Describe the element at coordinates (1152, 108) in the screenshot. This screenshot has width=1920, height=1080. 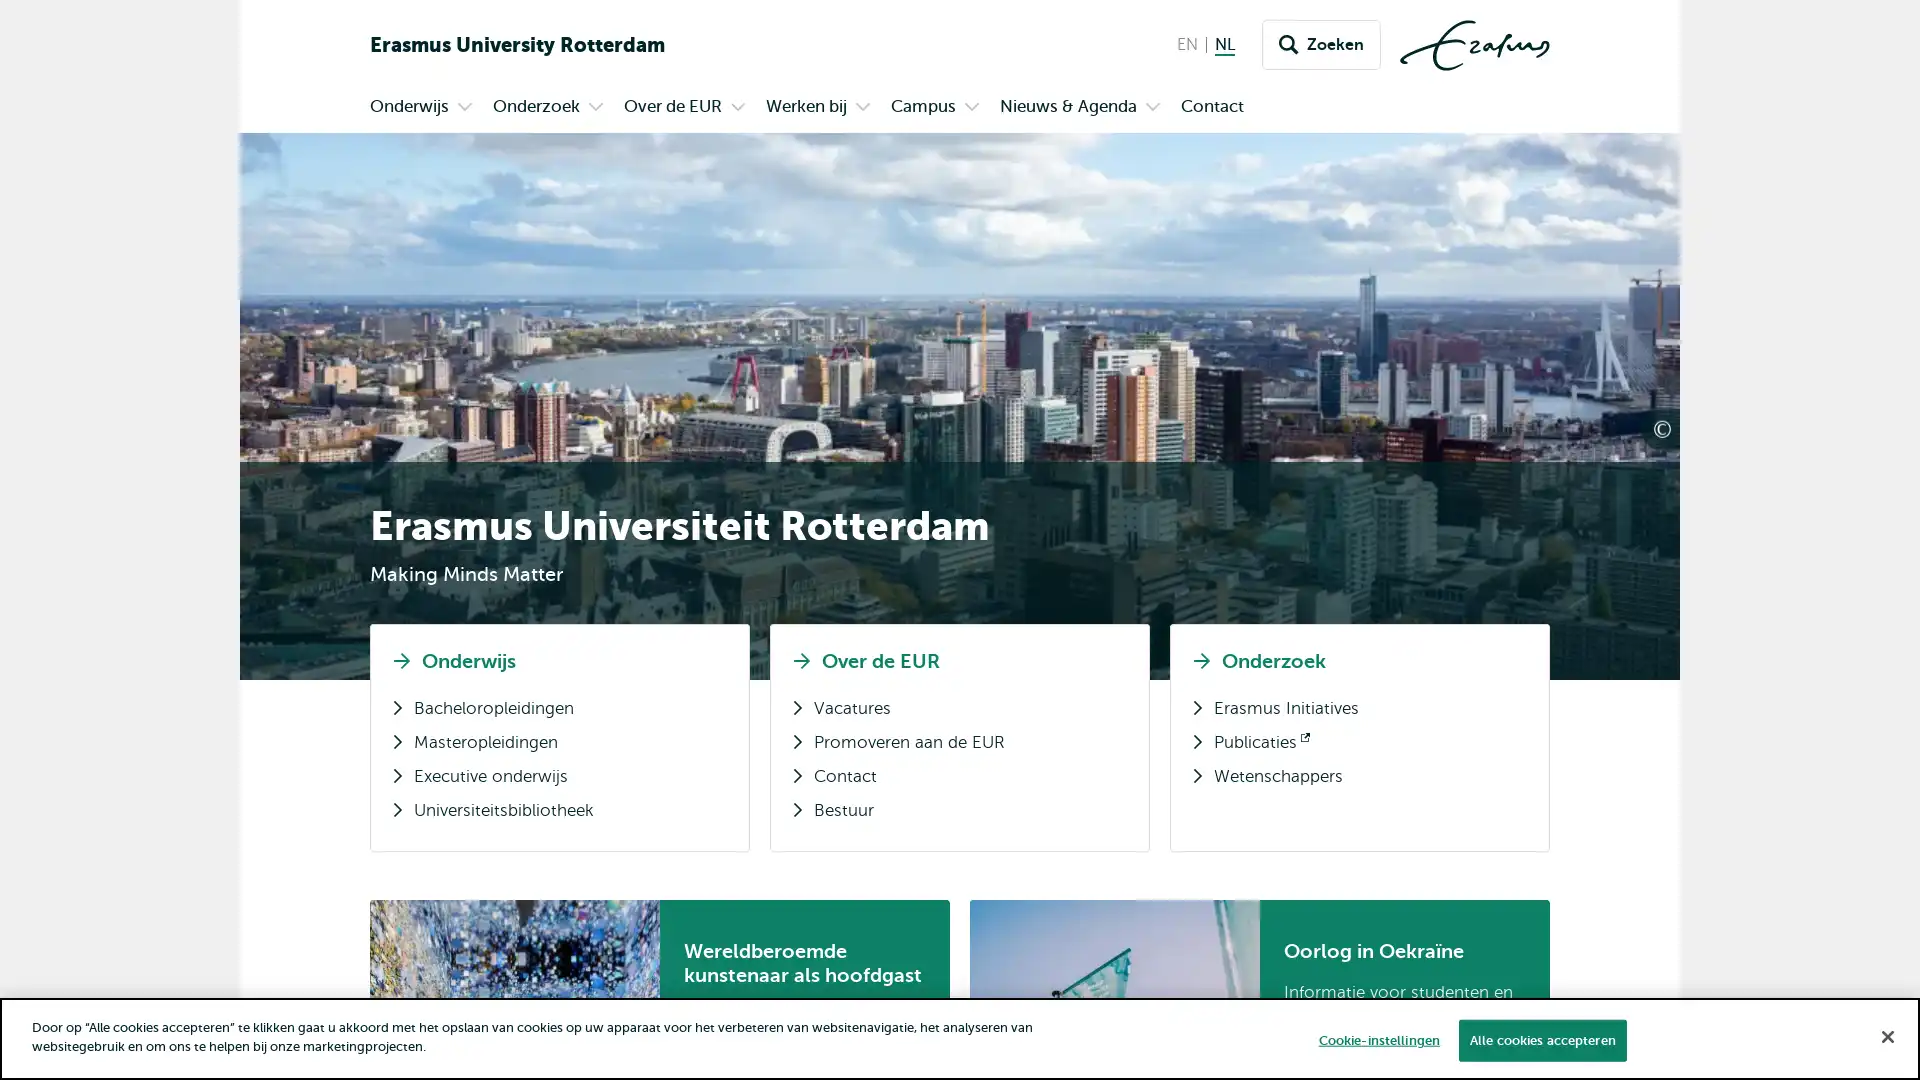
I see `Open submenu` at that location.